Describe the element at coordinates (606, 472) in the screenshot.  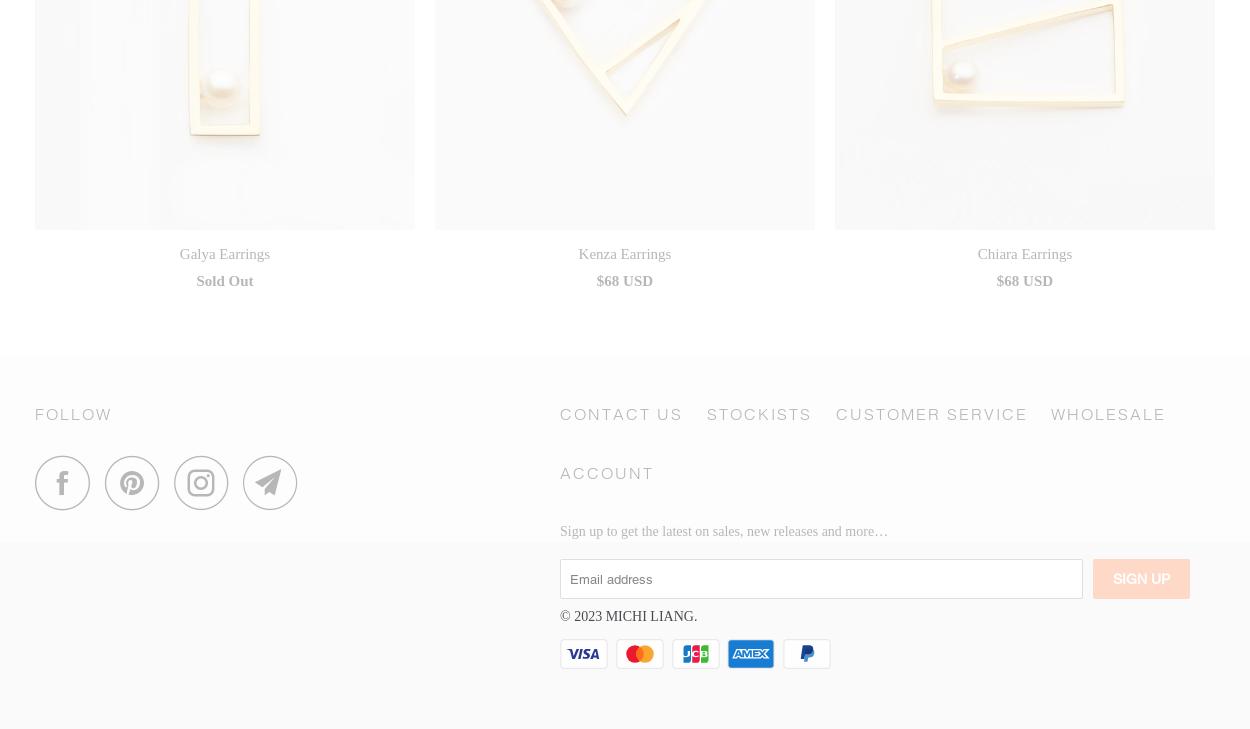
I see `'Account'` at that location.